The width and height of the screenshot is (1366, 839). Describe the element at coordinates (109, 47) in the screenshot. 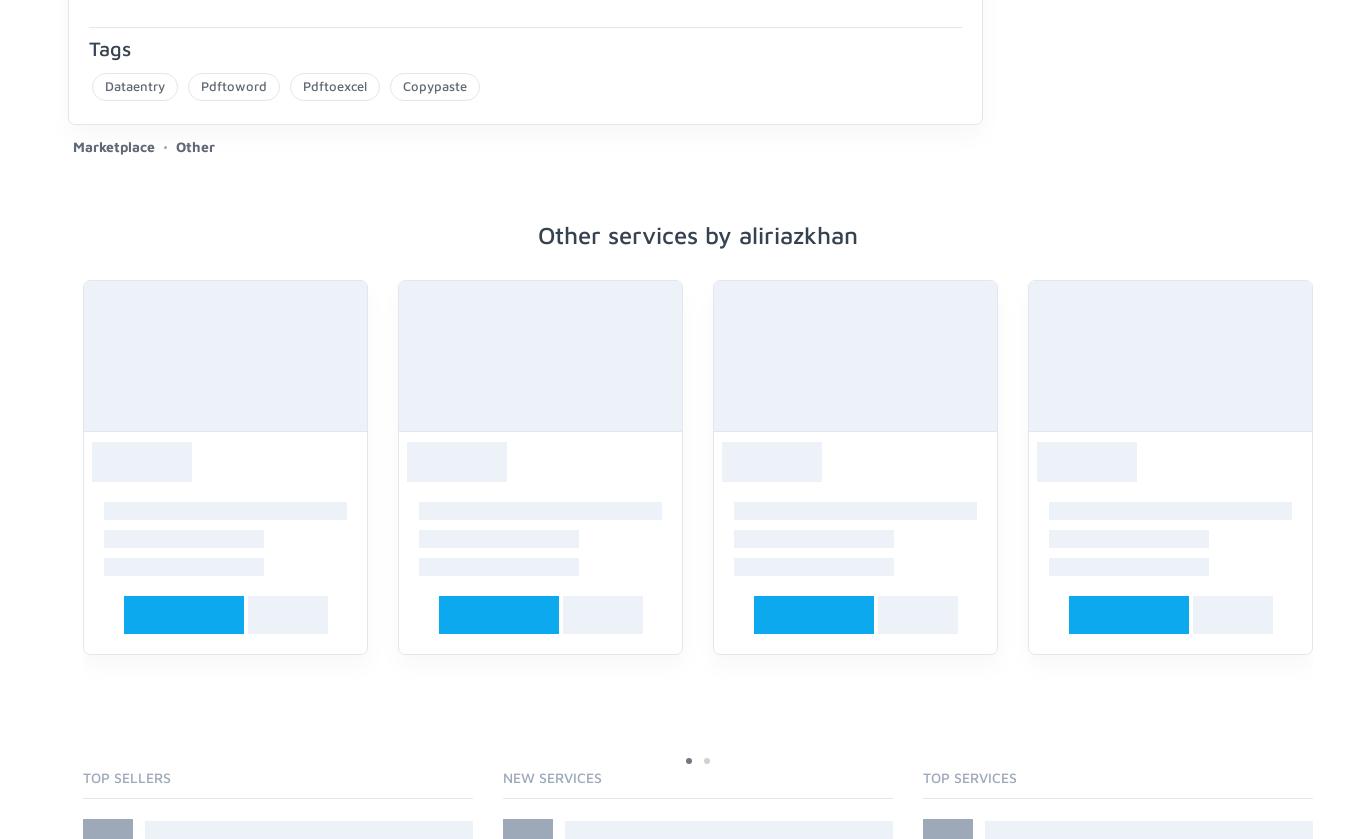

I see `'Tags'` at that location.